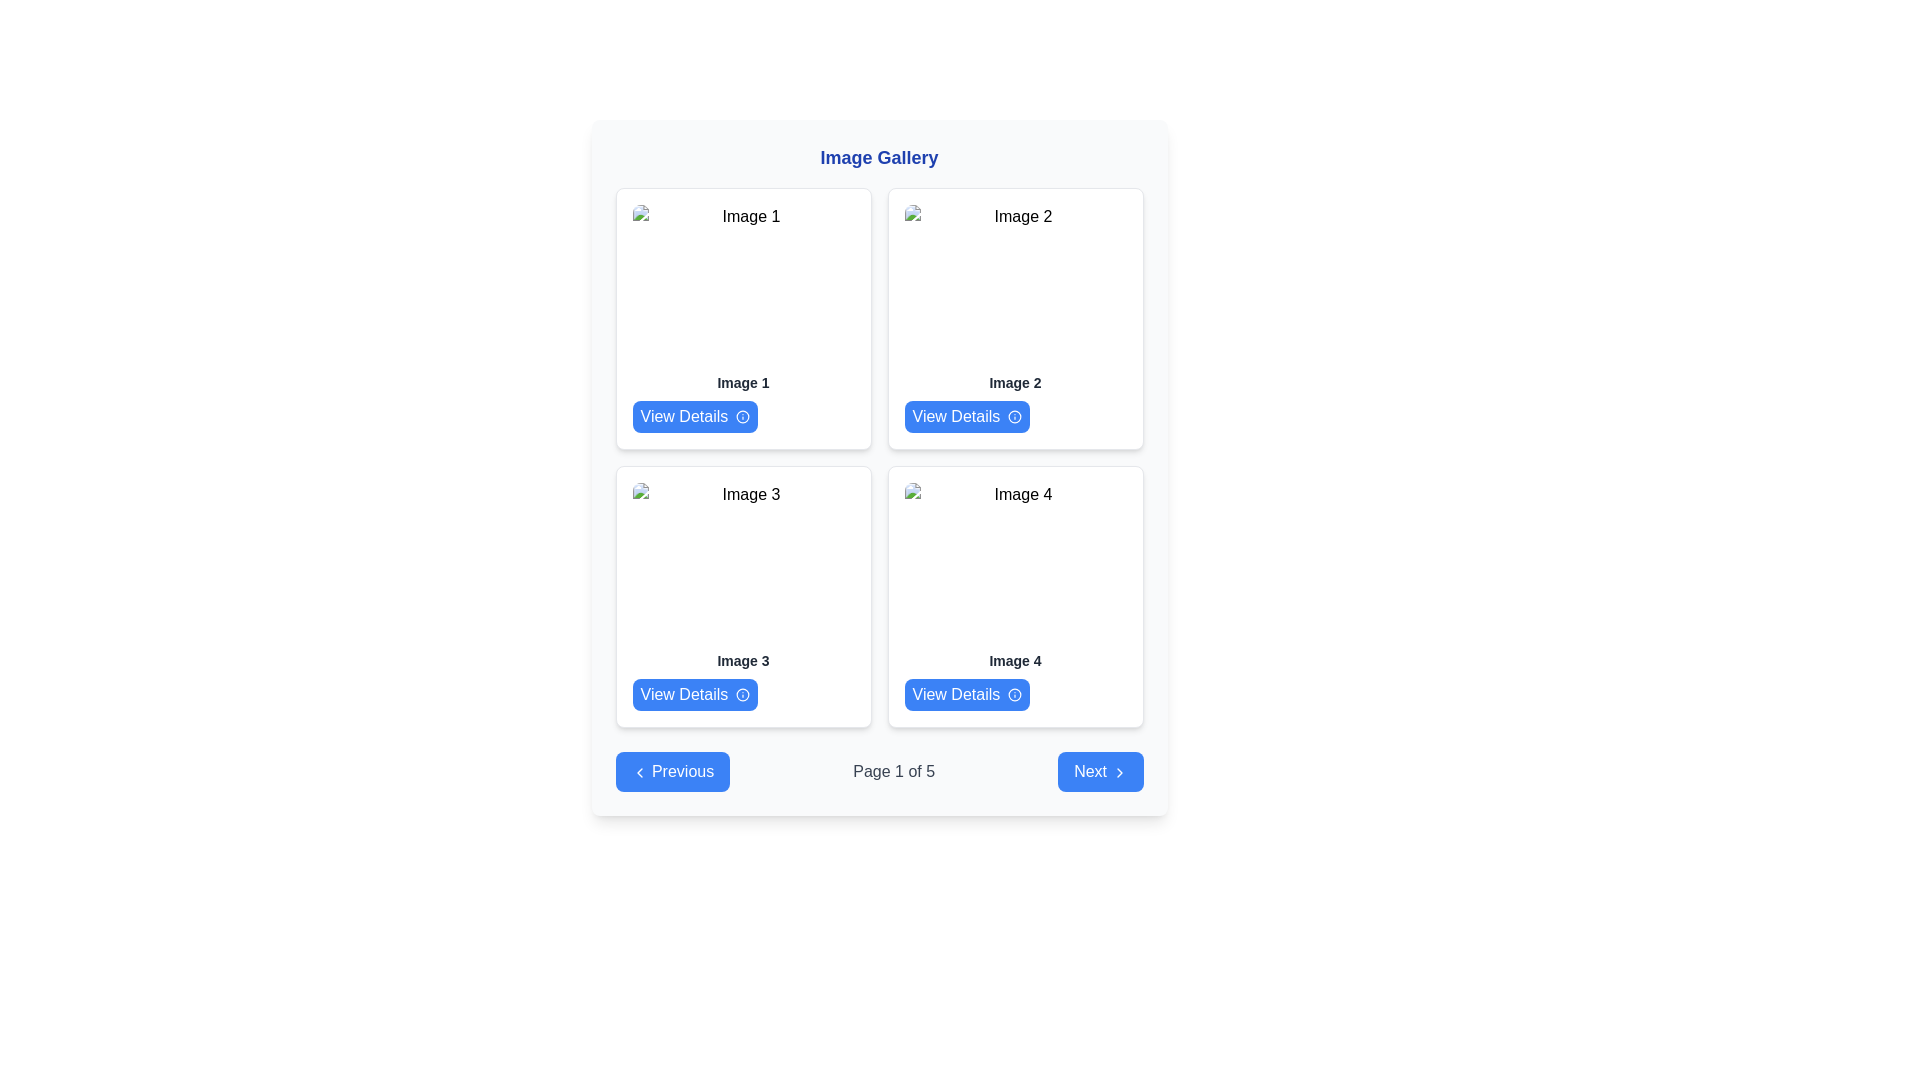 Image resolution: width=1920 pixels, height=1080 pixels. Describe the element at coordinates (1015, 415) in the screenshot. I see `the circular information icon located at the rightmost part of the 'View Details' button, which is situated below the 'Image 2' card in the gallery grid` at that location.